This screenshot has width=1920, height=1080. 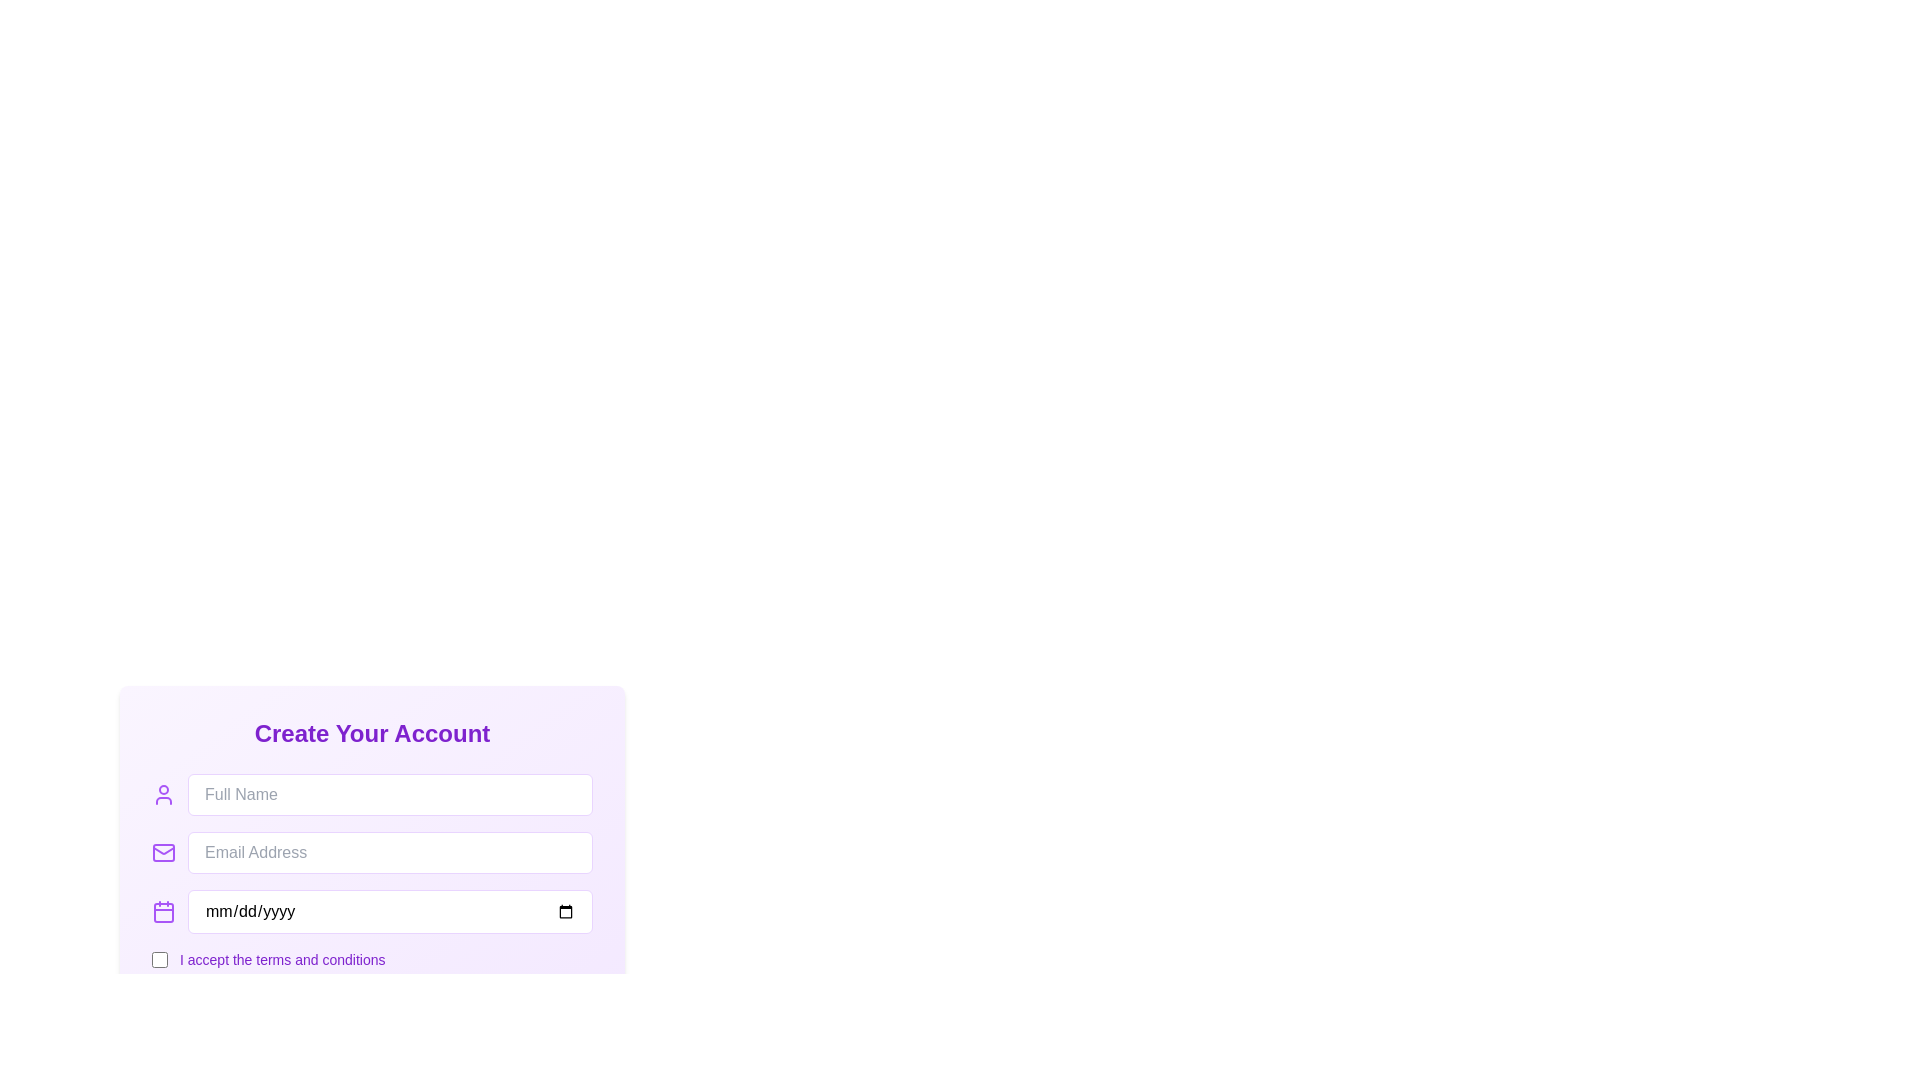 What do you see at coordinates (390, 852) in the screenshot?
I see `the text input field for 'Email Address' by tabbing to it, which is styled with a rounded border and light purple accents, following the 'Full Name' field` at bounding box center [390, 852].